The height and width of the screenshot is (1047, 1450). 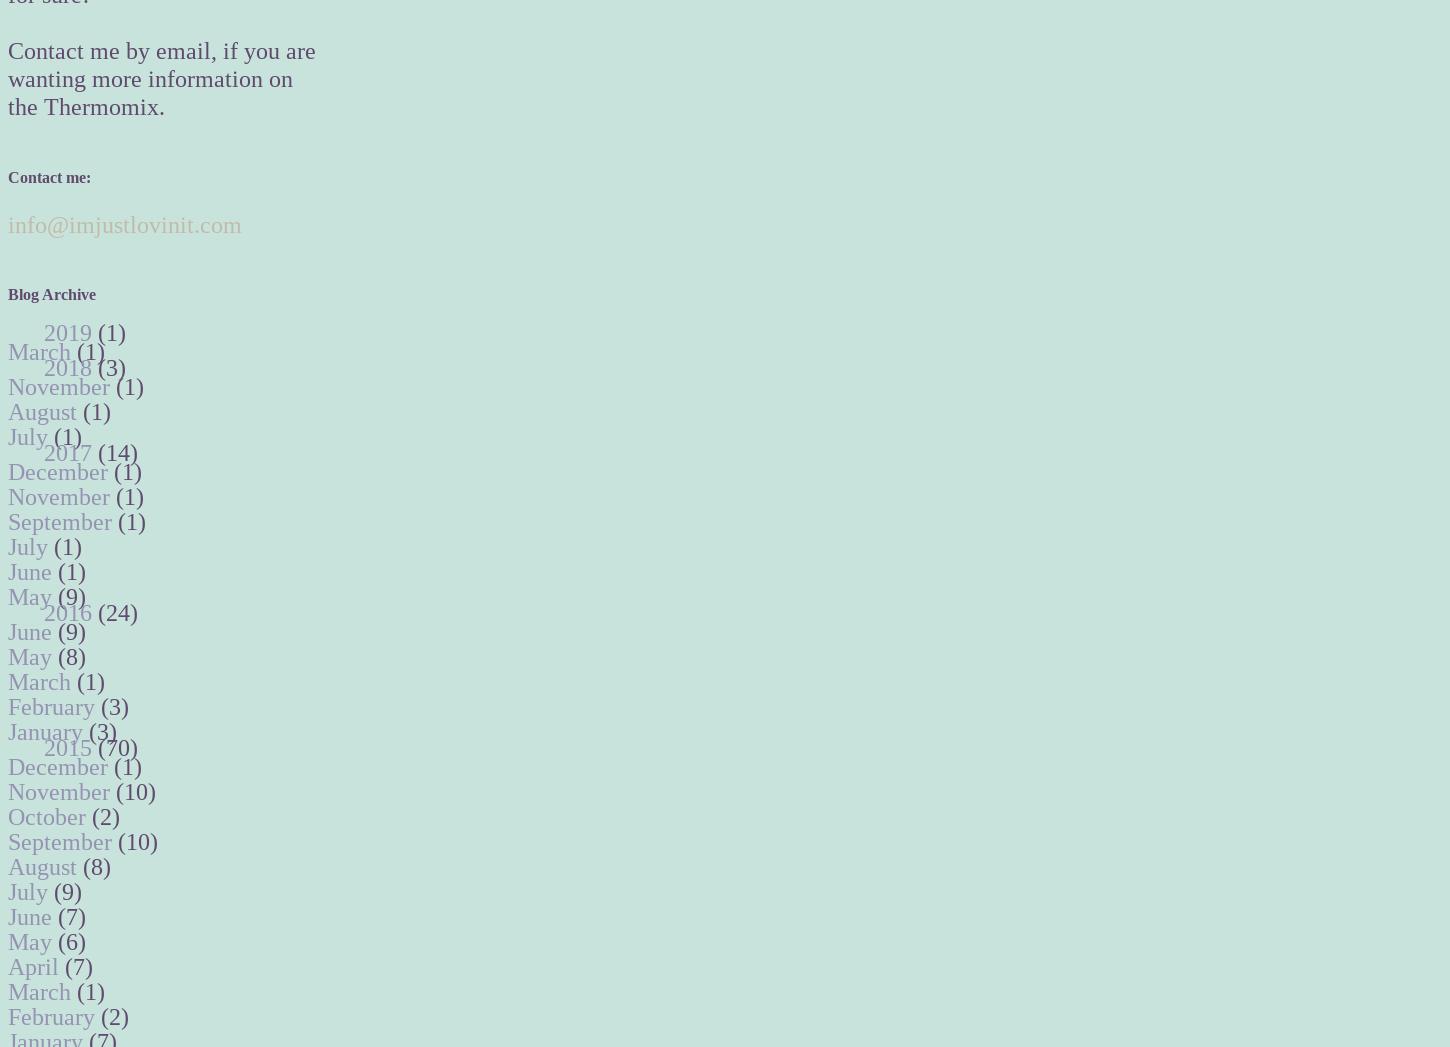 I want to click on 'April', so click(x=36, y=966).